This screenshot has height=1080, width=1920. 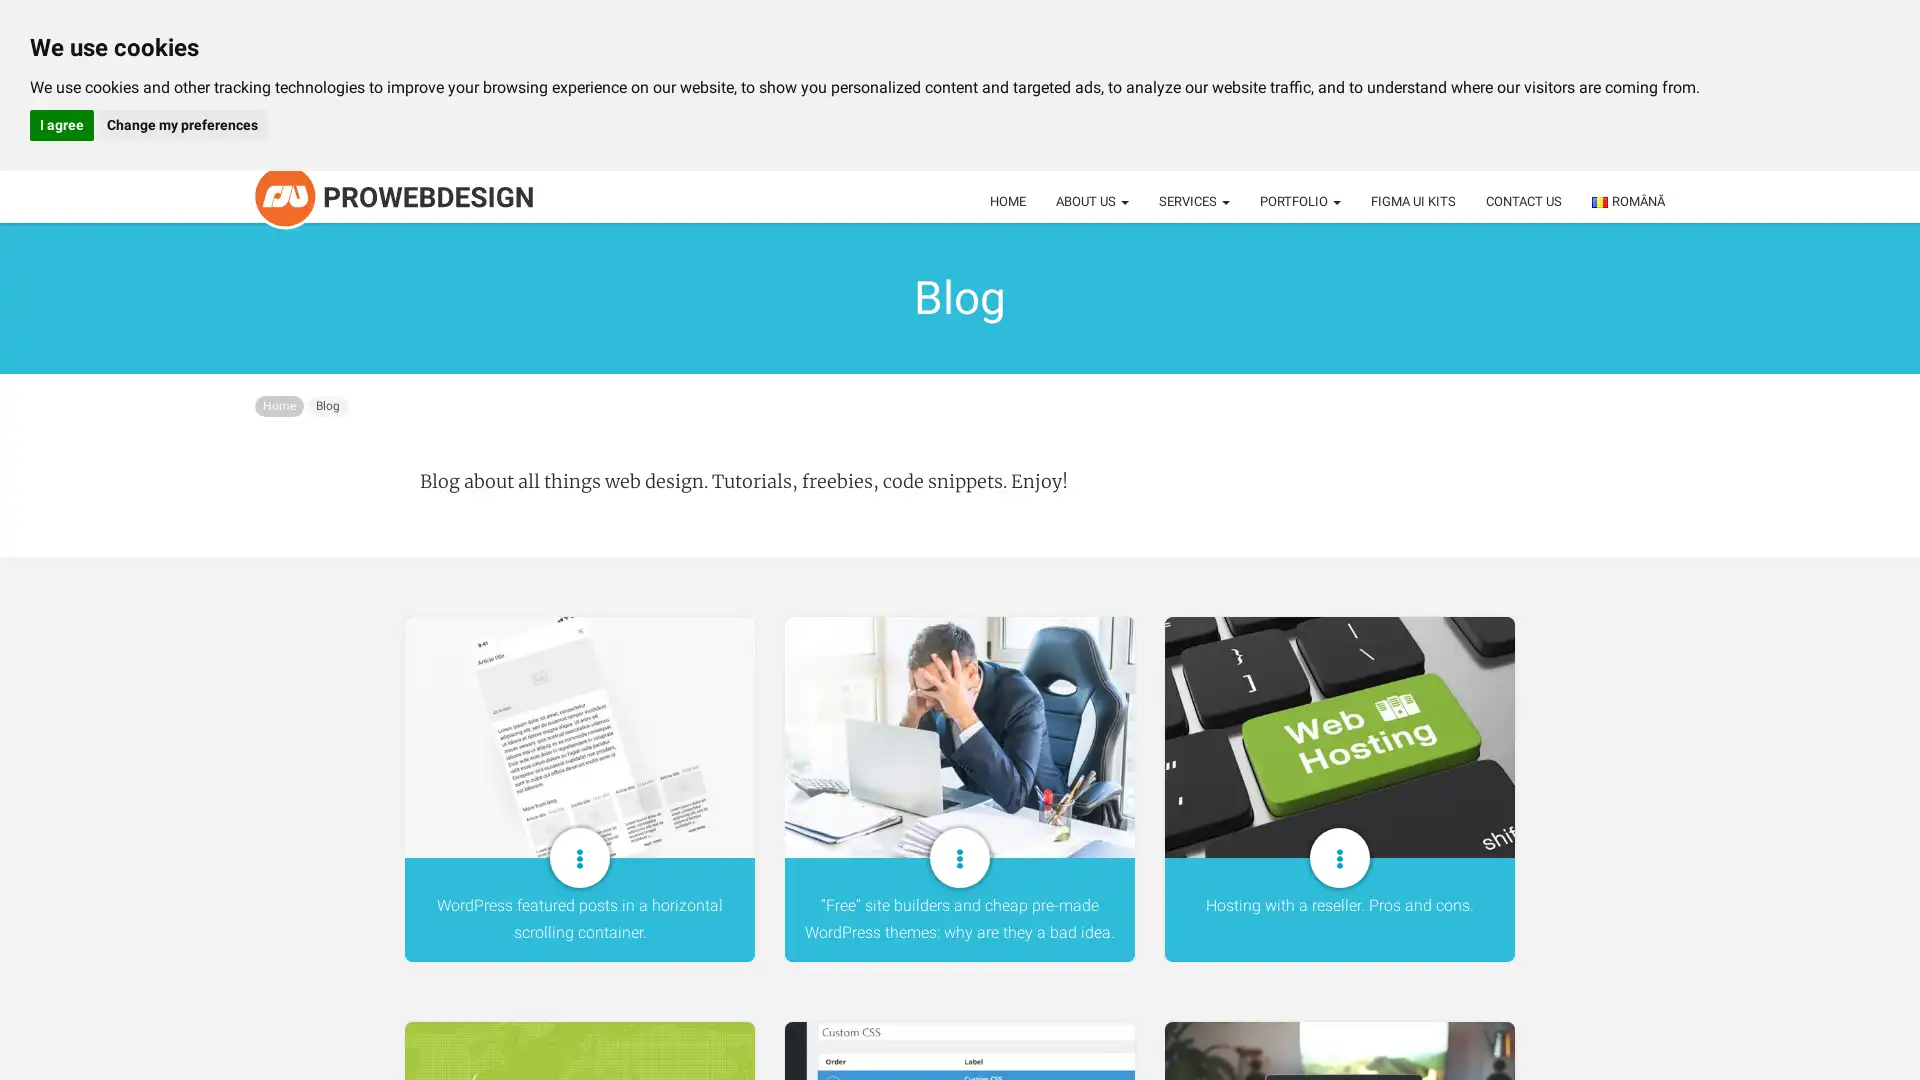 I want to click on I agree, so click(x=62, y=125).